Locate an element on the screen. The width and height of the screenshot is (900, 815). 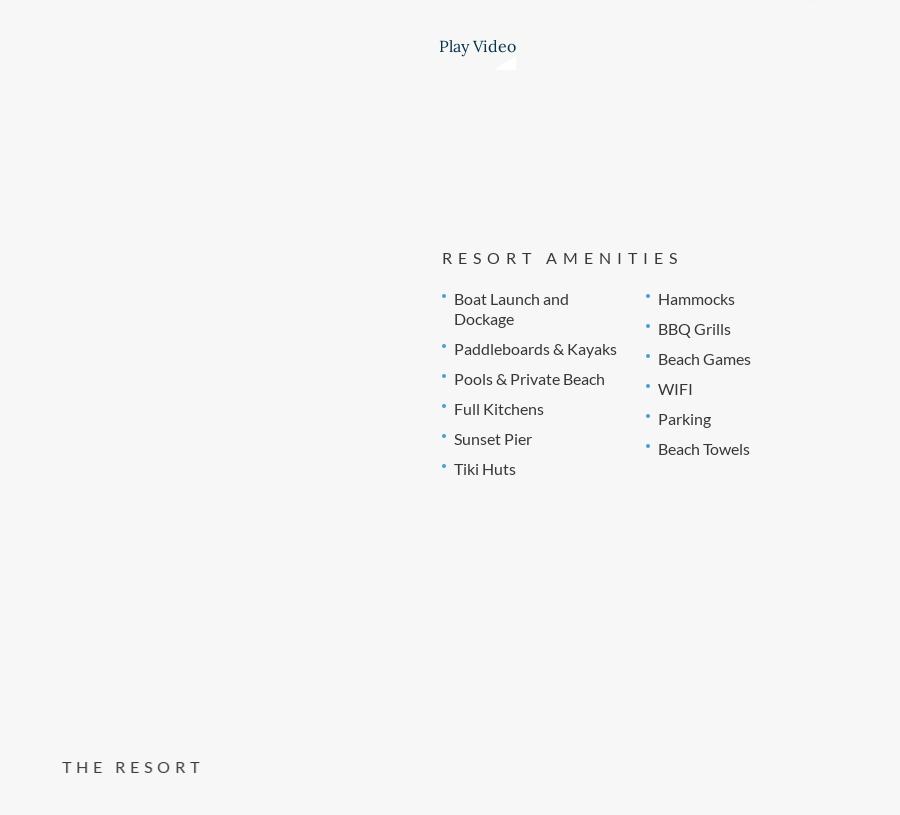
'Hammocks' is located at coordinates (694, 296).